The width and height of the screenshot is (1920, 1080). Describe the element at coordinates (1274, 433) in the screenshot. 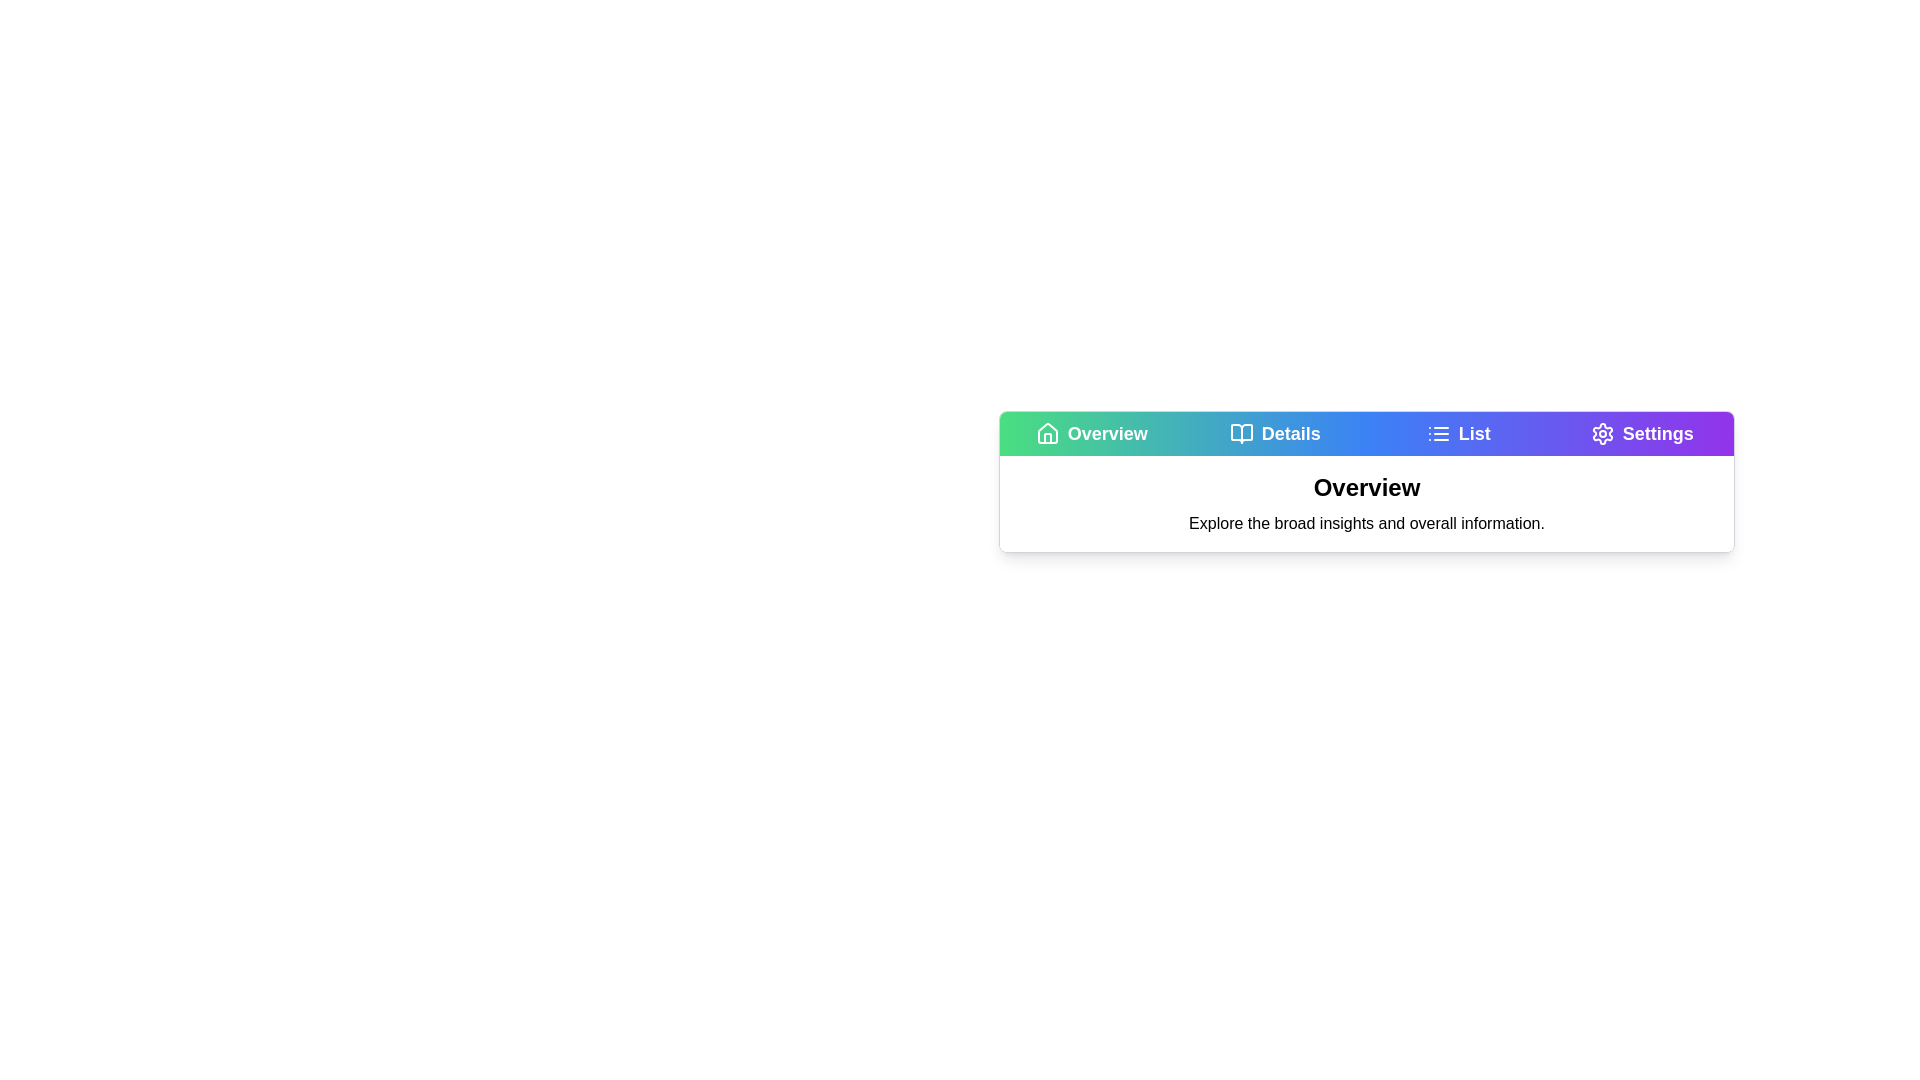

I see `the navigation button labeled 'Details' located in the top navigation bar, positioned second from the left` at that location.